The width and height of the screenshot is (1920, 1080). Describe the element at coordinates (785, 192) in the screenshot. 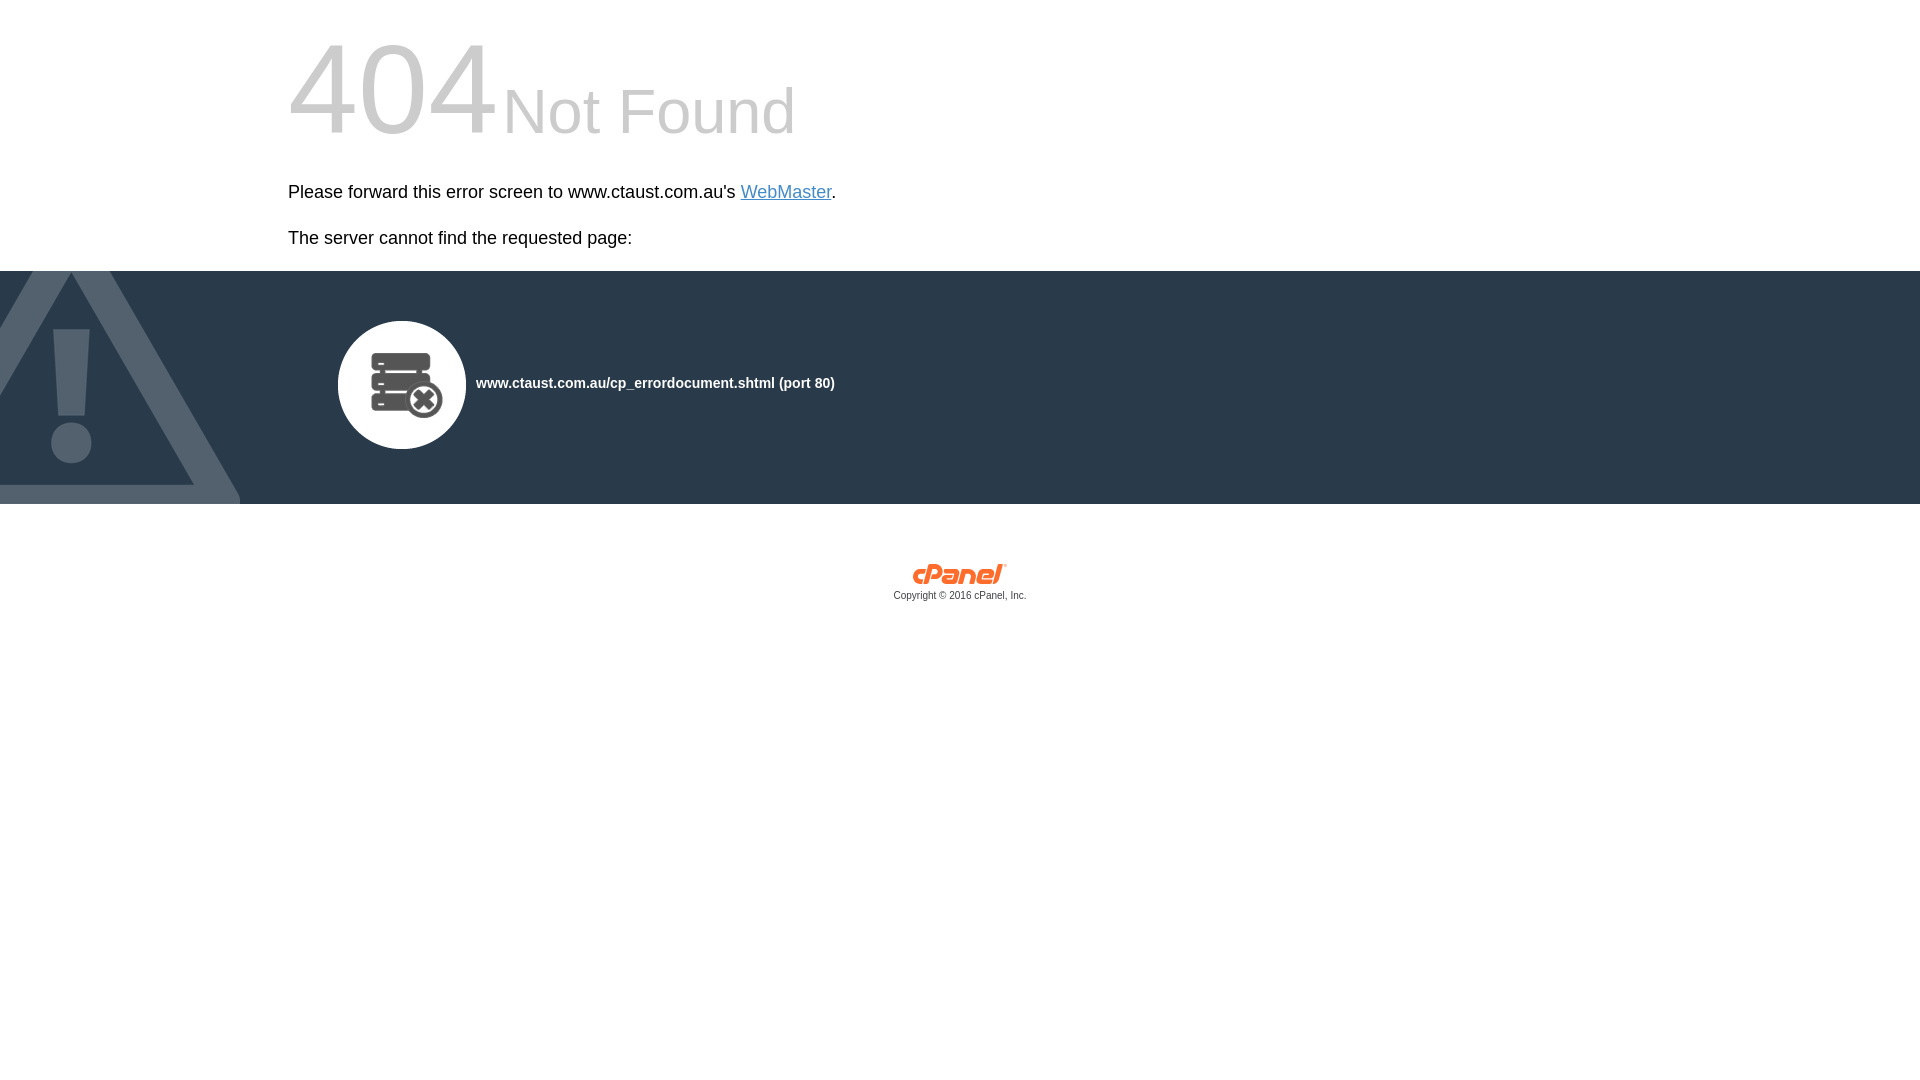

I see `'WebMaster'` at that location.